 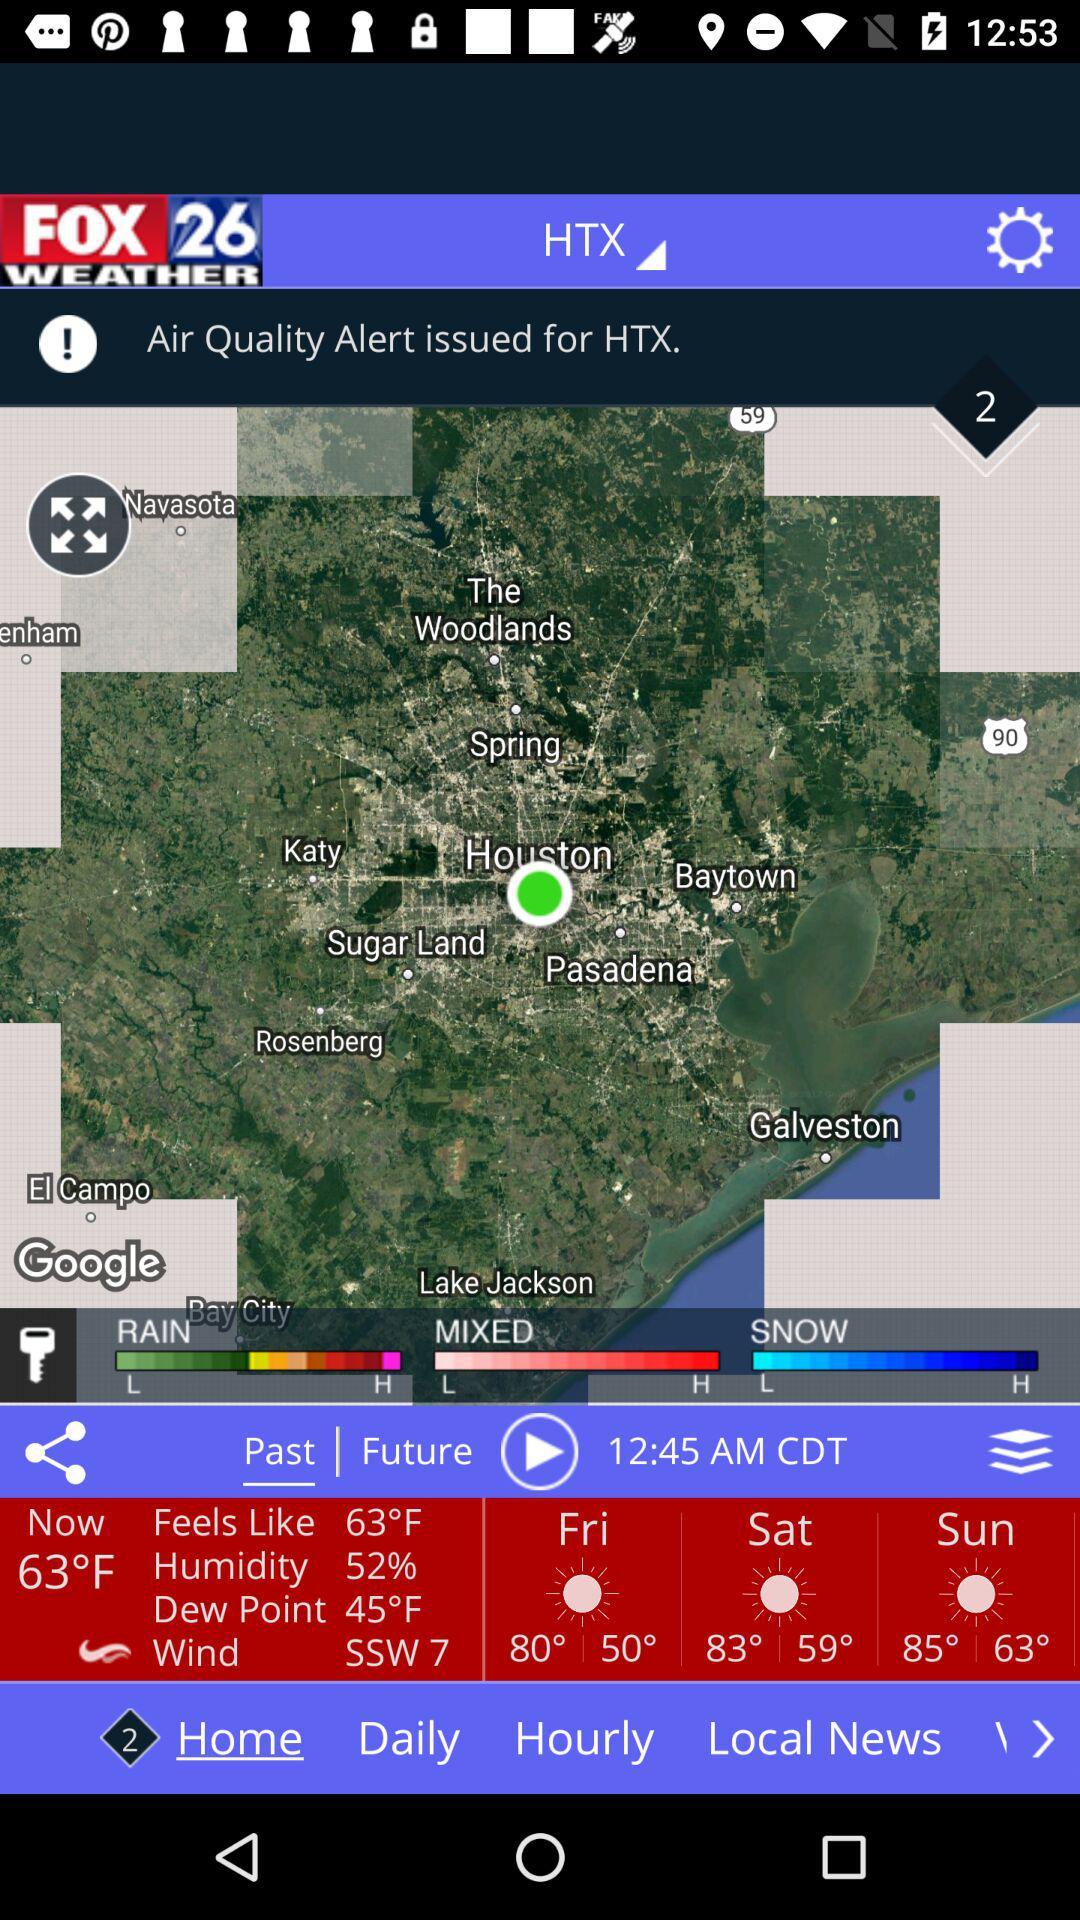 I want to click on icon next to the feels like, so click(x=58, y=1451).